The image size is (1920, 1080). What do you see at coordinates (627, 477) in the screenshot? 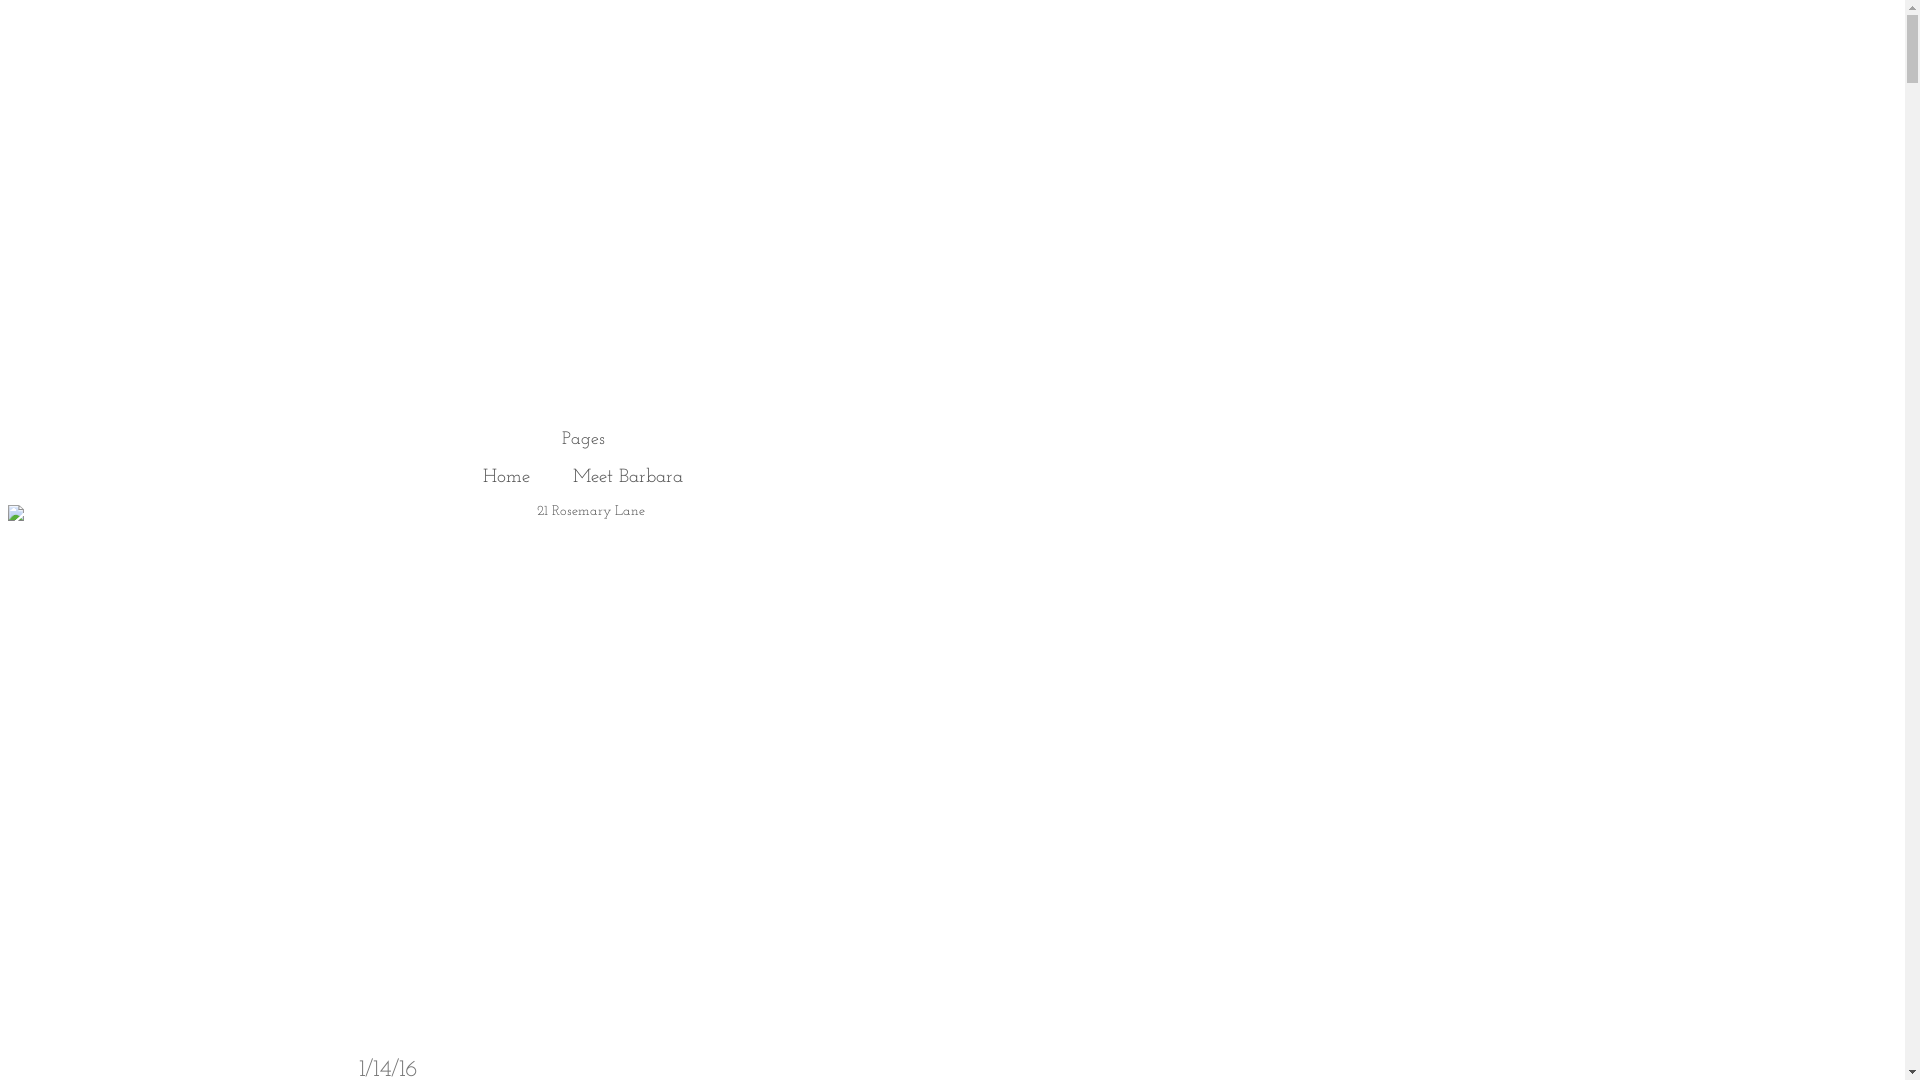
I see `'Meet Barbara'` at bounding box center [627, 477].